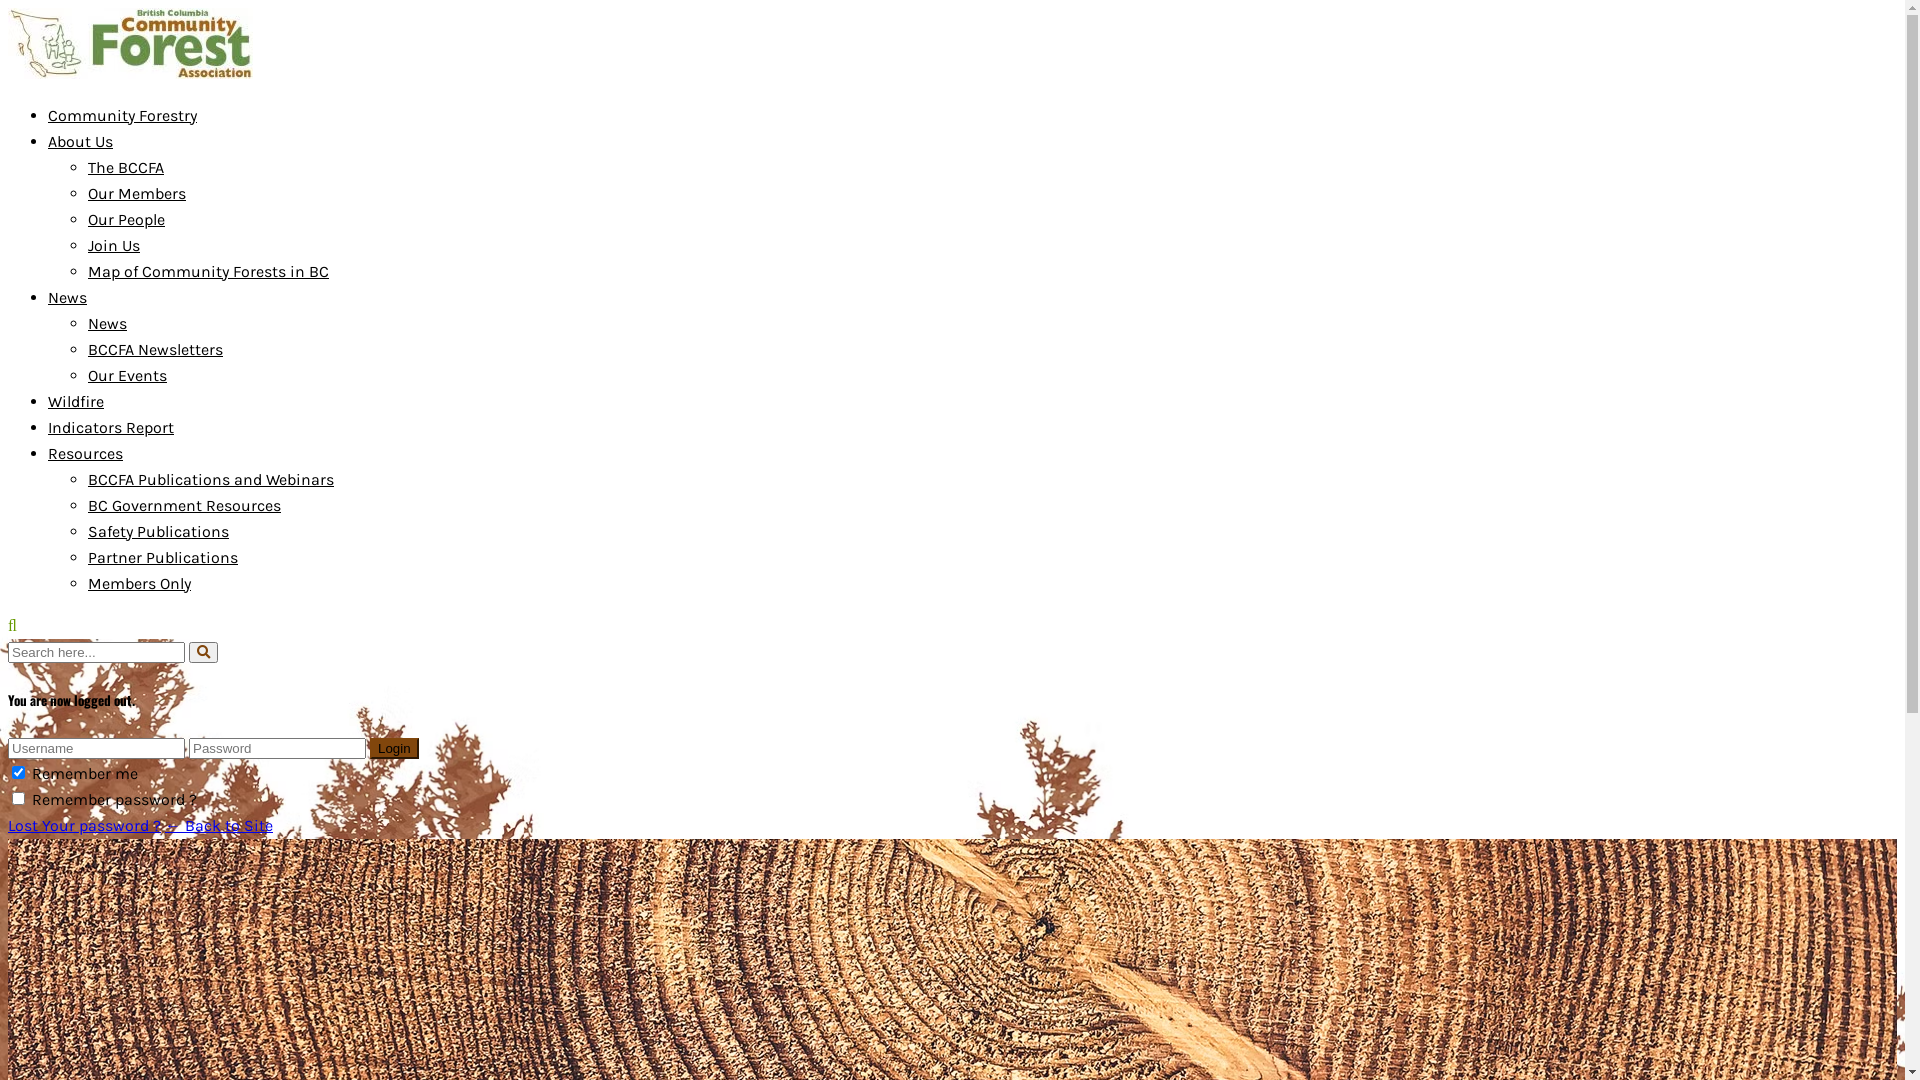 Image resolution: width=1920 pixels, height=1080 pixels. Describe the element at coordinates (121, 115) in the screenshot. I see `'Community Forestry'` at that location.